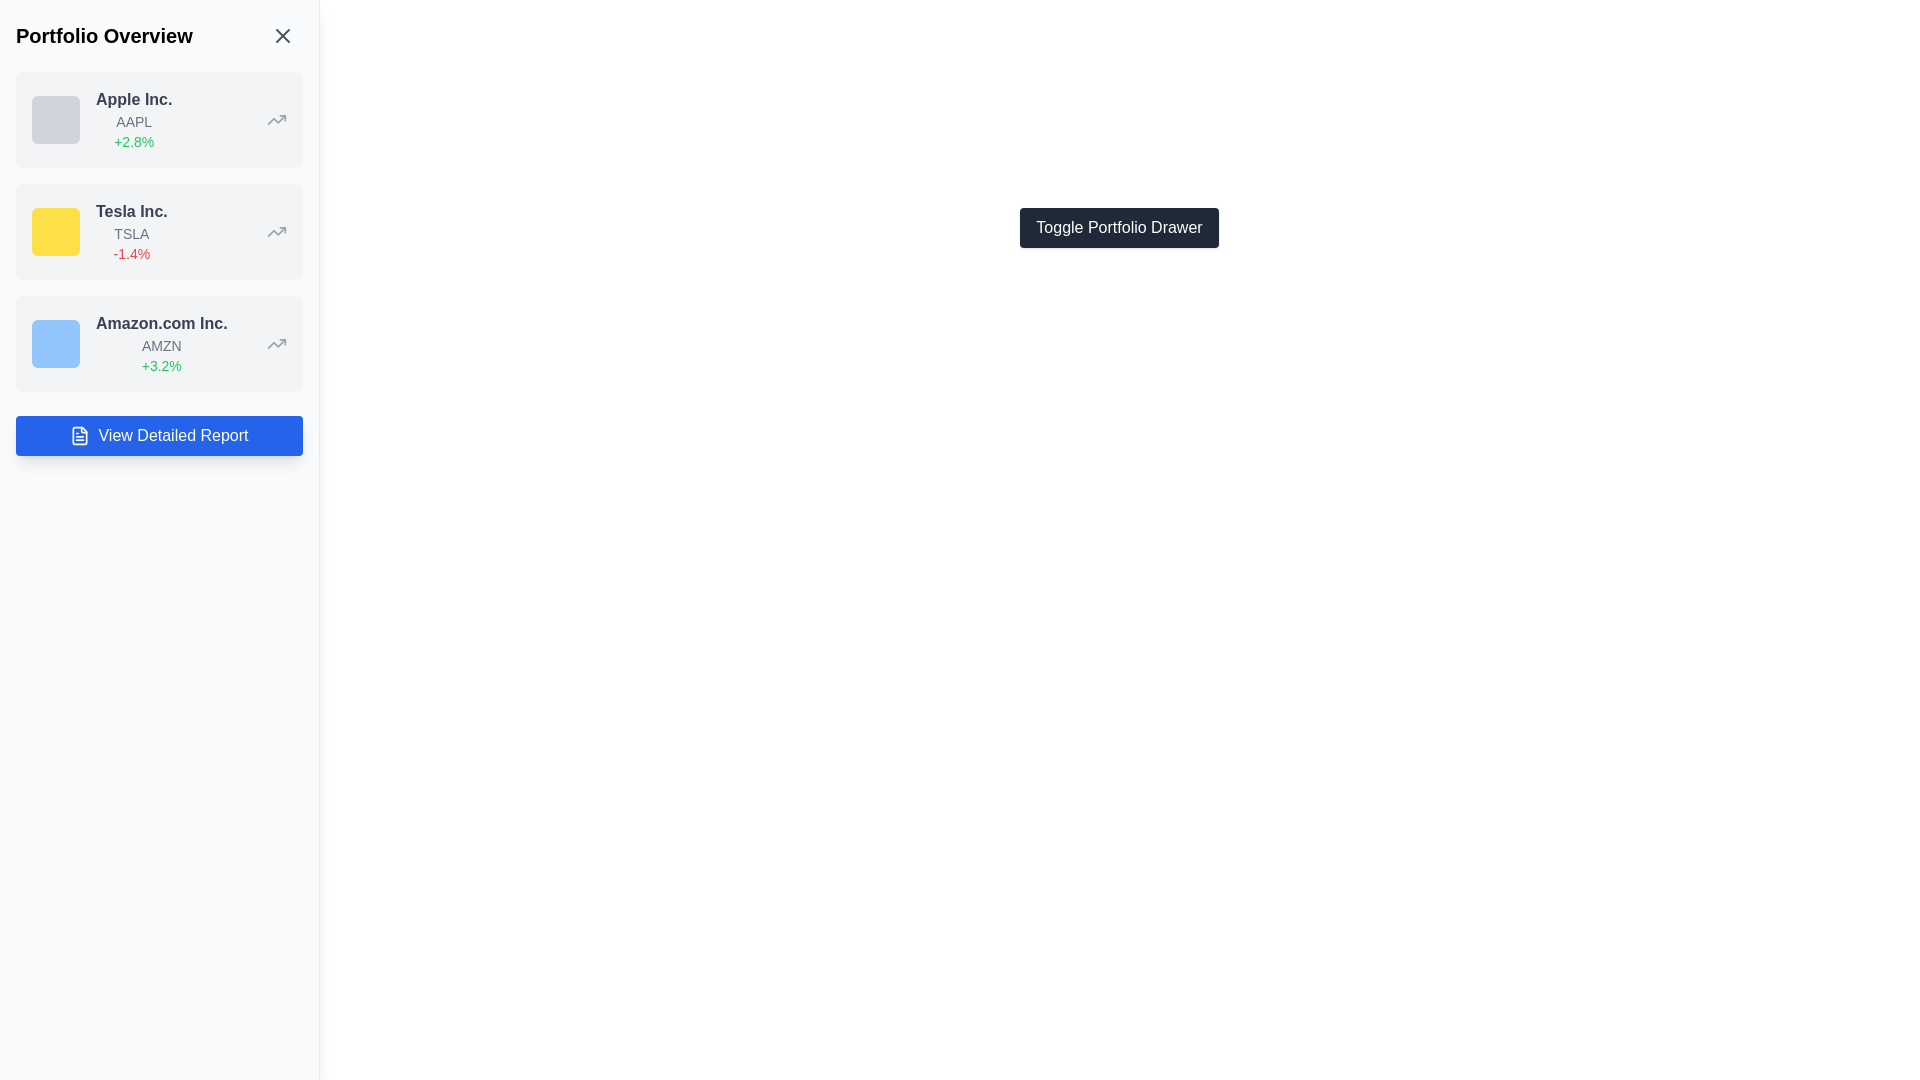 This screenshot has height=1080, width=1920. I want to click on the first square icon with a light gray background and rounded corners, located to the left of the 'Apple Inc.' label, as a static visual element, so click(56, 119).